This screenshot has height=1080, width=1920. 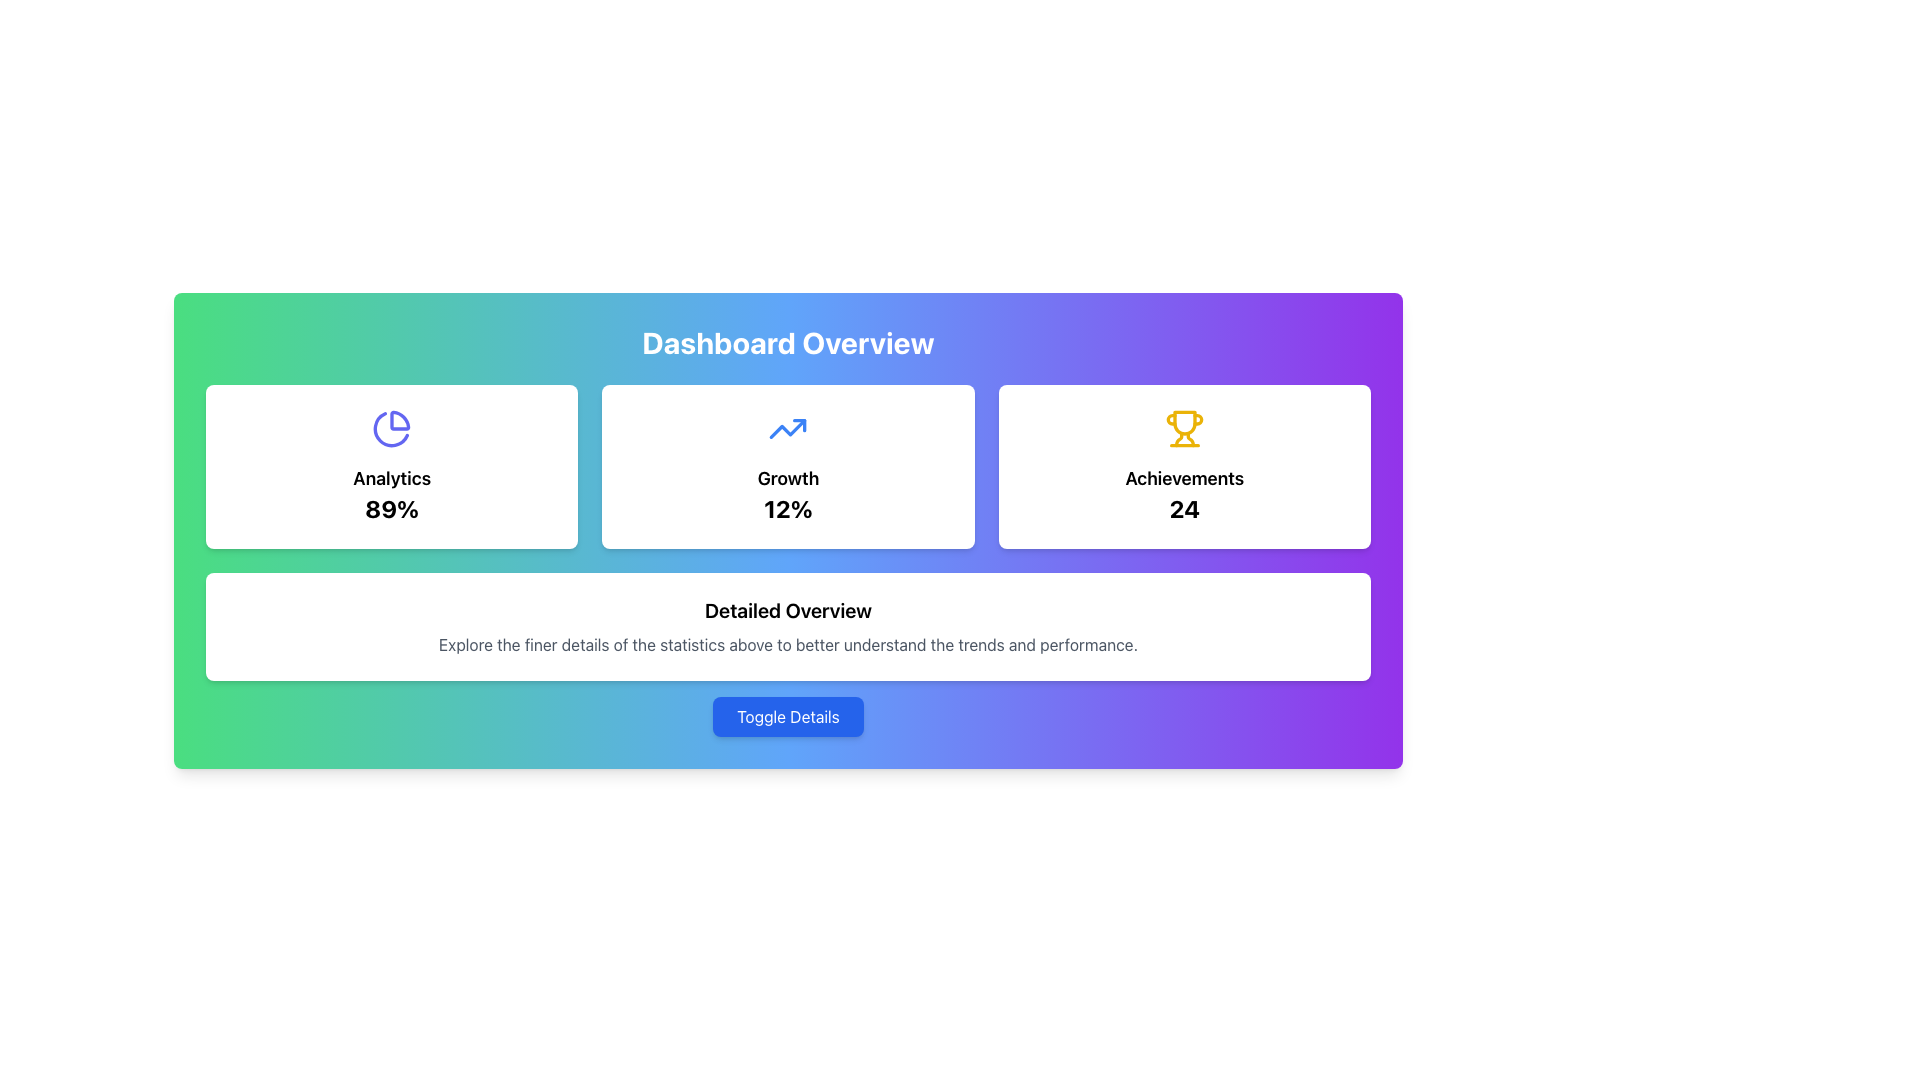 What do you see at coordinates (787, 609) in the screenshot?
I see `heading text that serves as a title for the section located near the lower center of the page, above a paragraph and below the 'Toggle Details' button` at bounding box center [787, 609].